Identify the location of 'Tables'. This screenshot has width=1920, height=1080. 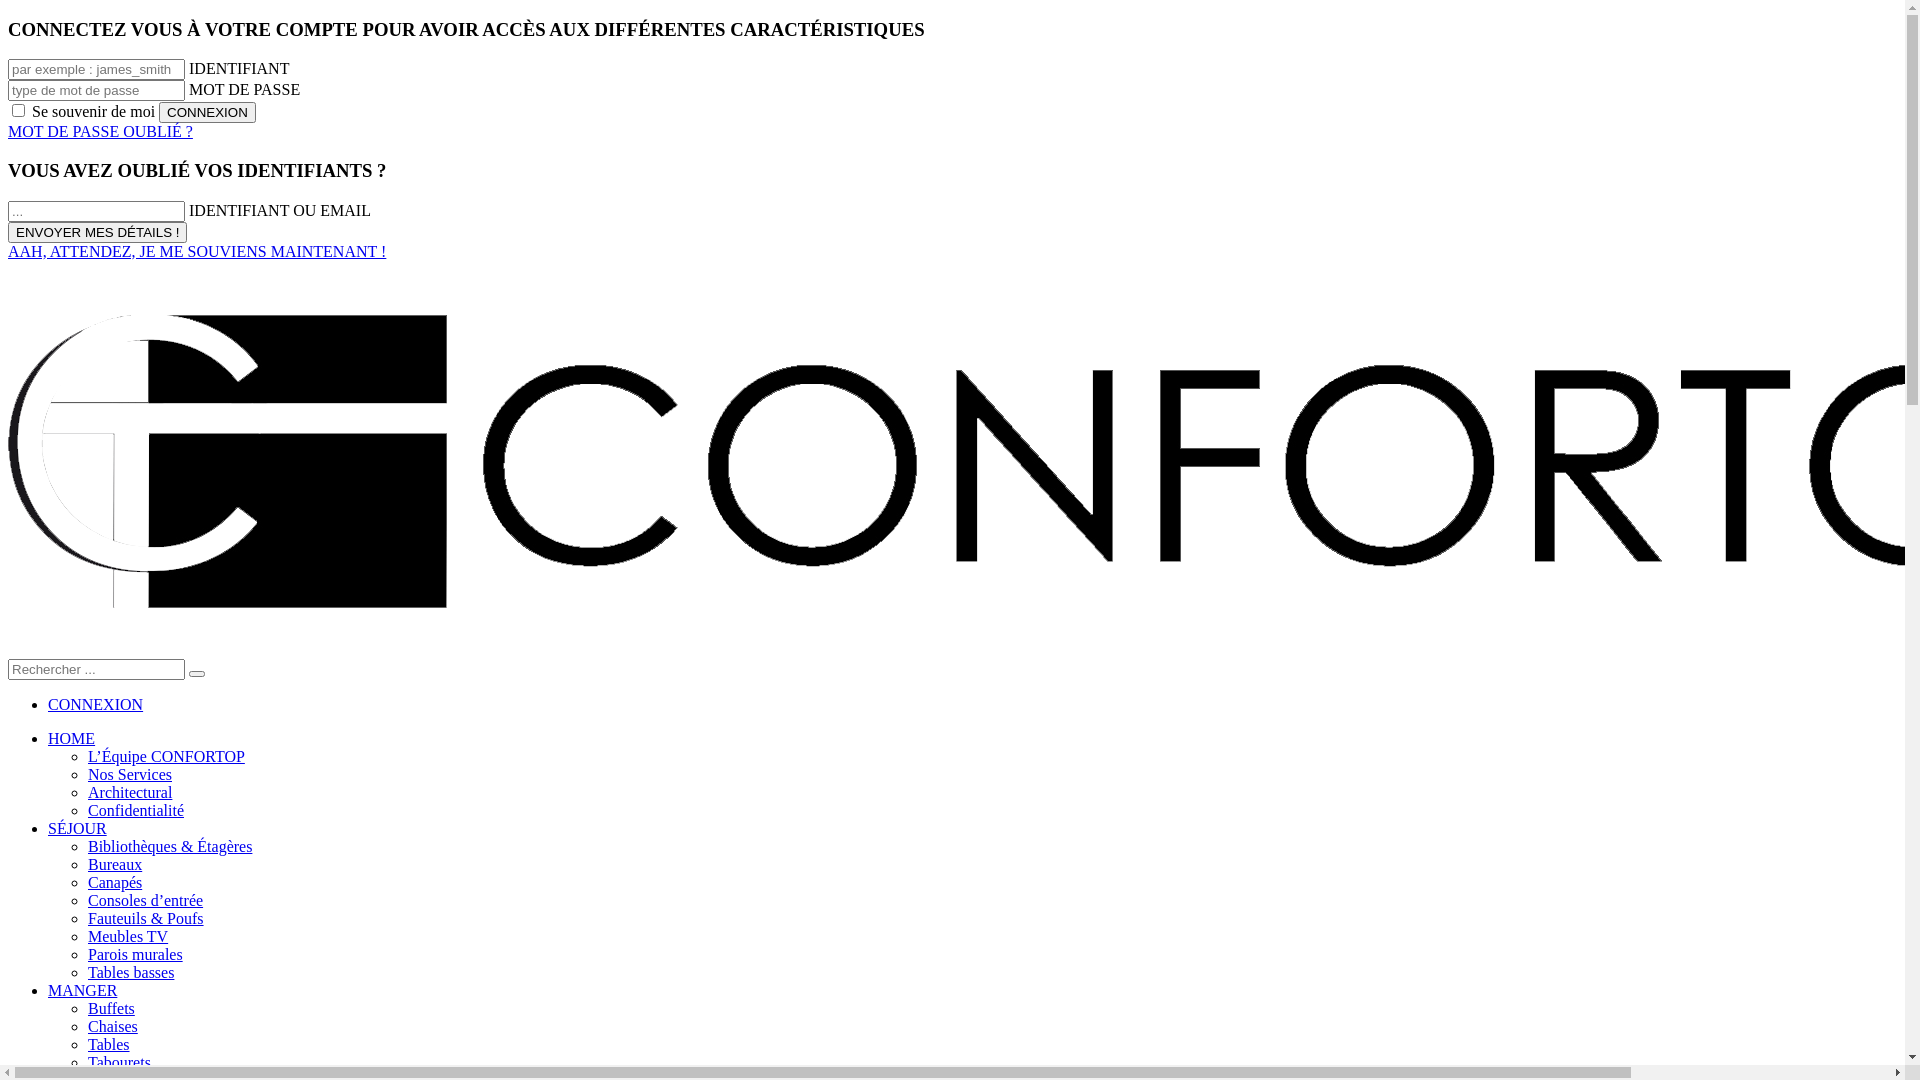
(86, 1043).